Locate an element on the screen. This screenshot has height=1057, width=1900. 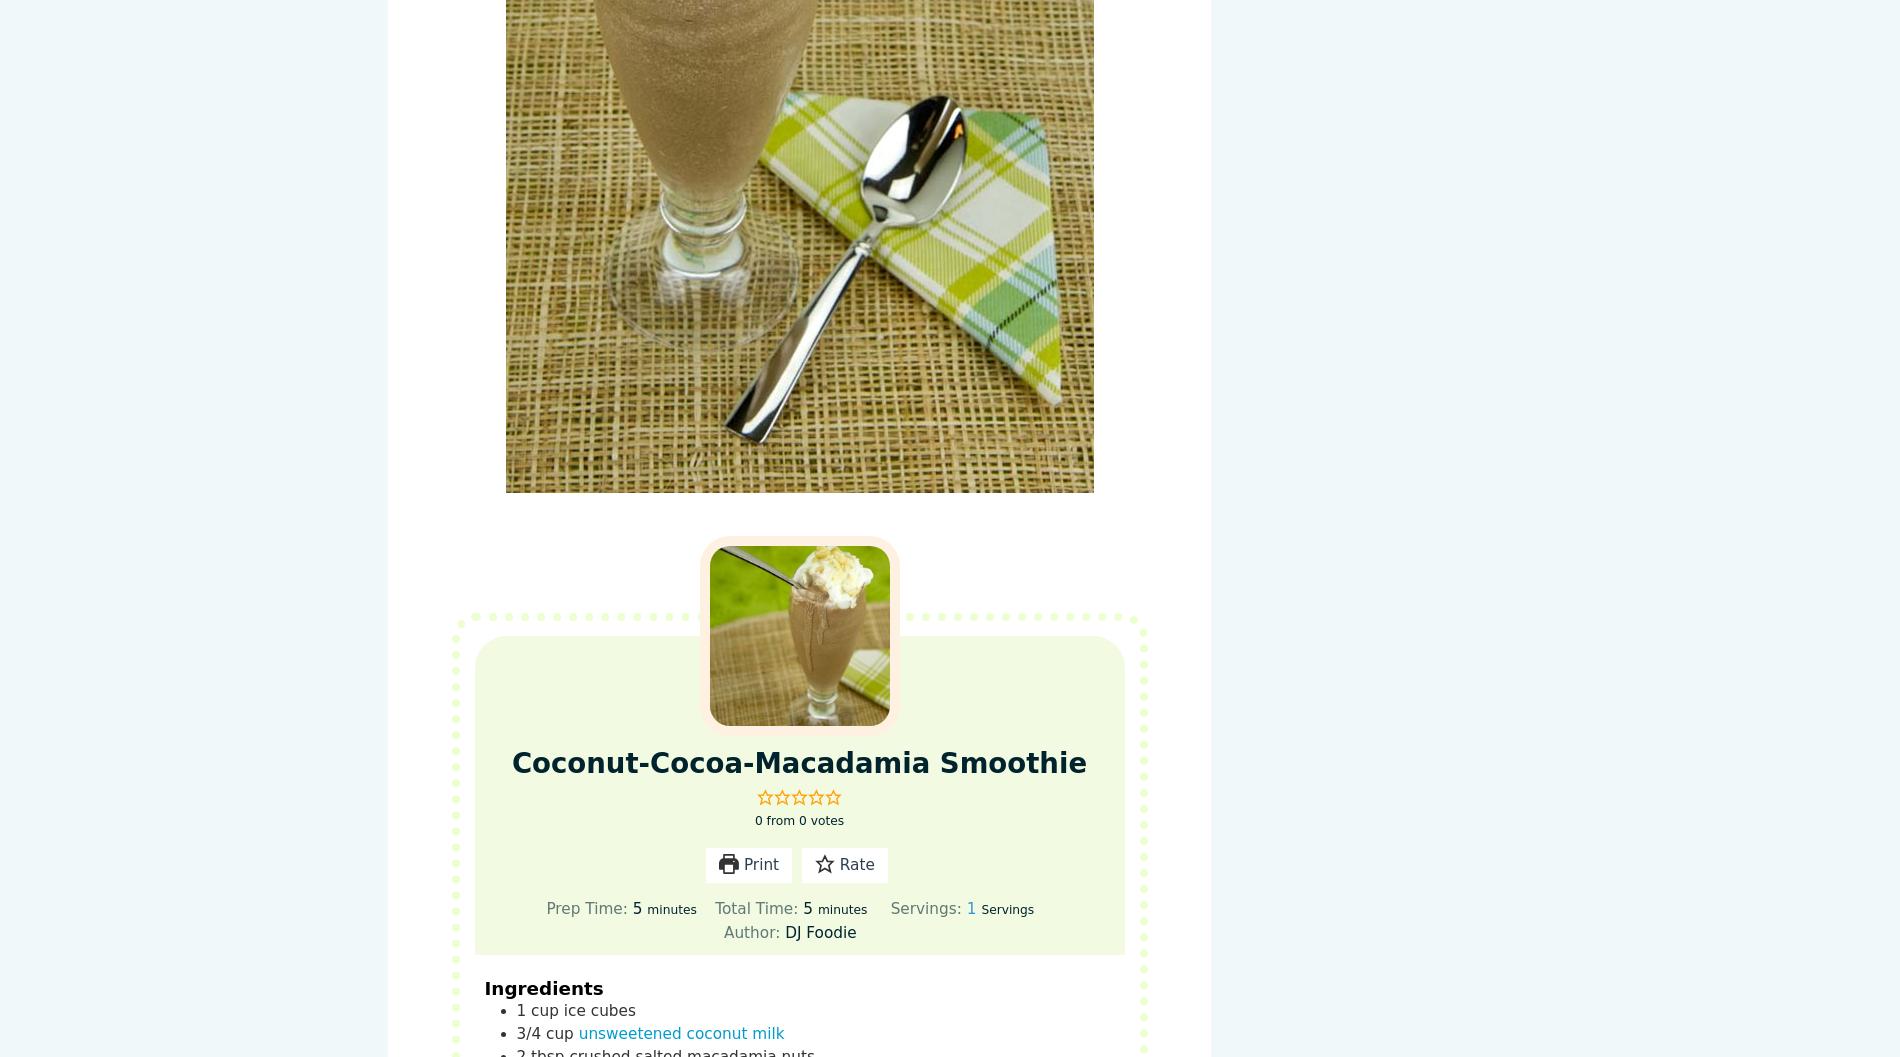
'3/4' is located at coordinates (528, 1032).